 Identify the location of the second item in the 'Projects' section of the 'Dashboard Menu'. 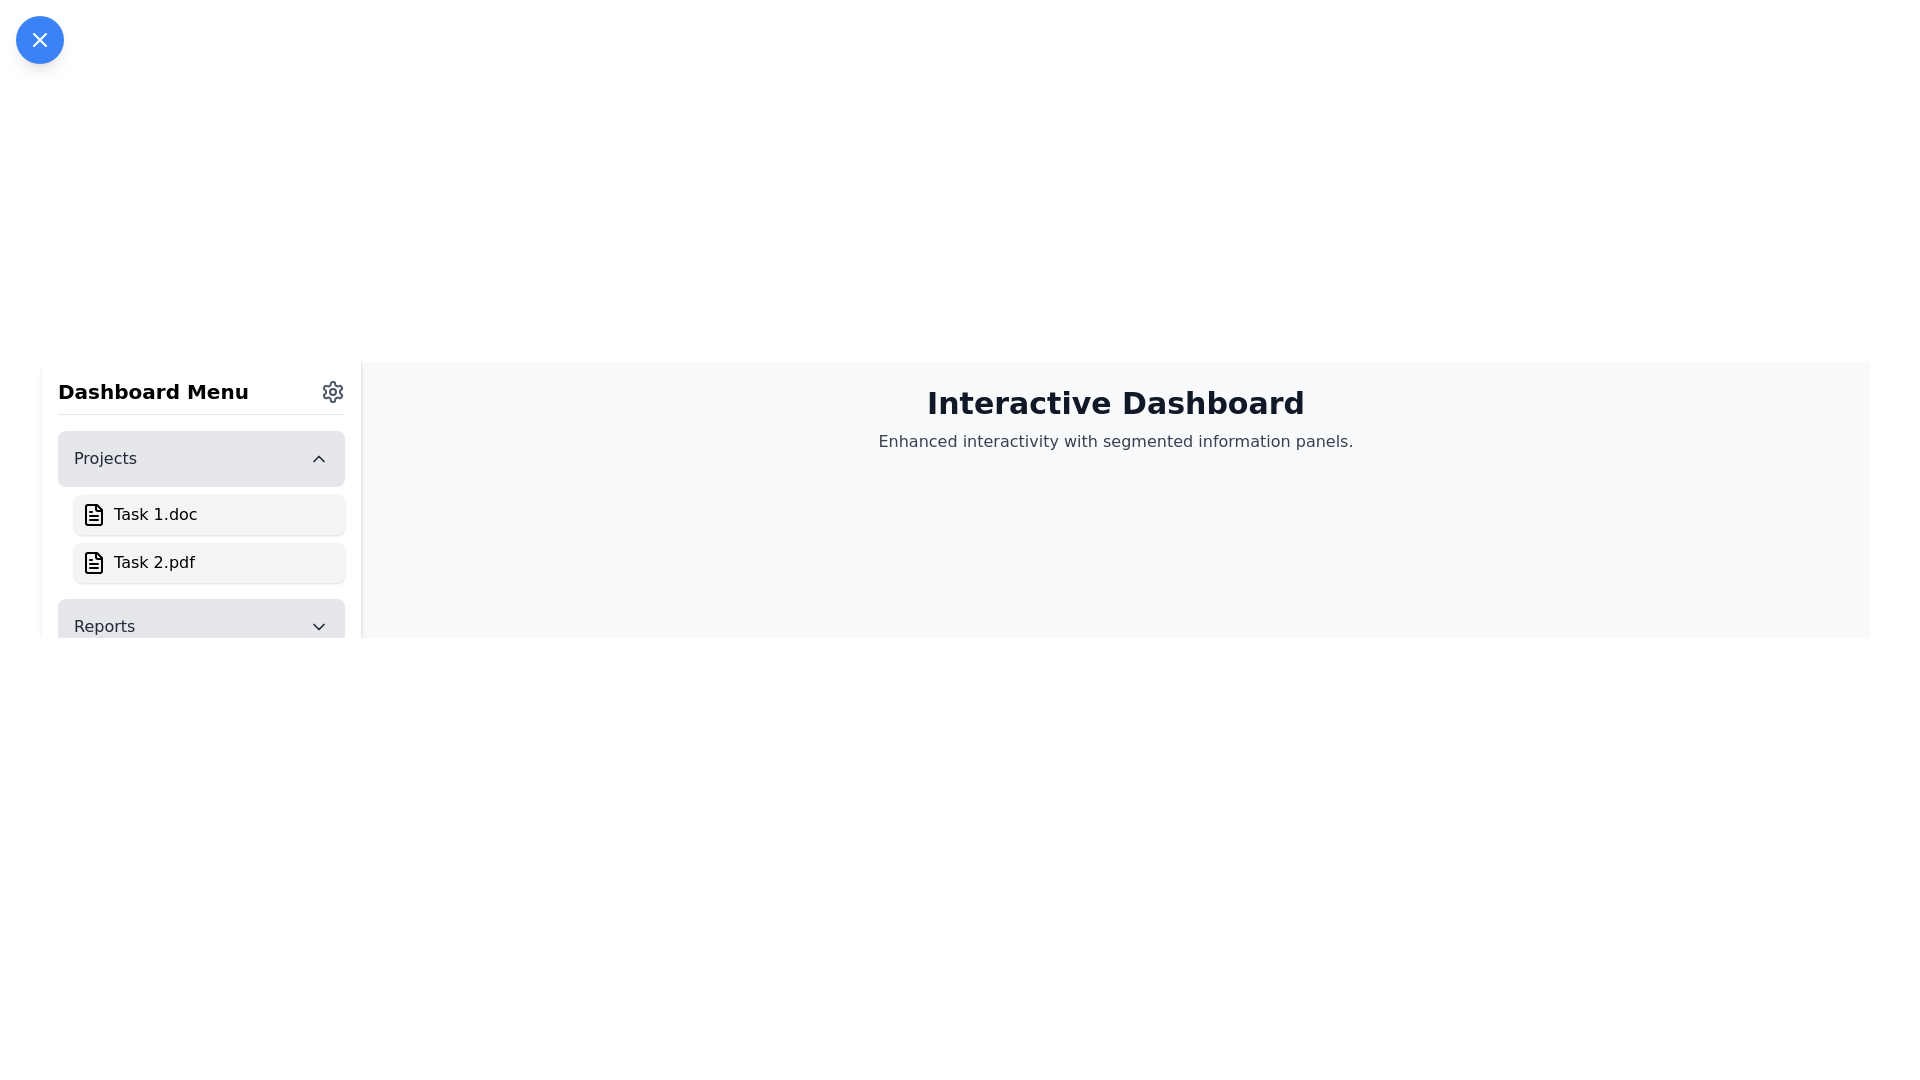
(153, 563).